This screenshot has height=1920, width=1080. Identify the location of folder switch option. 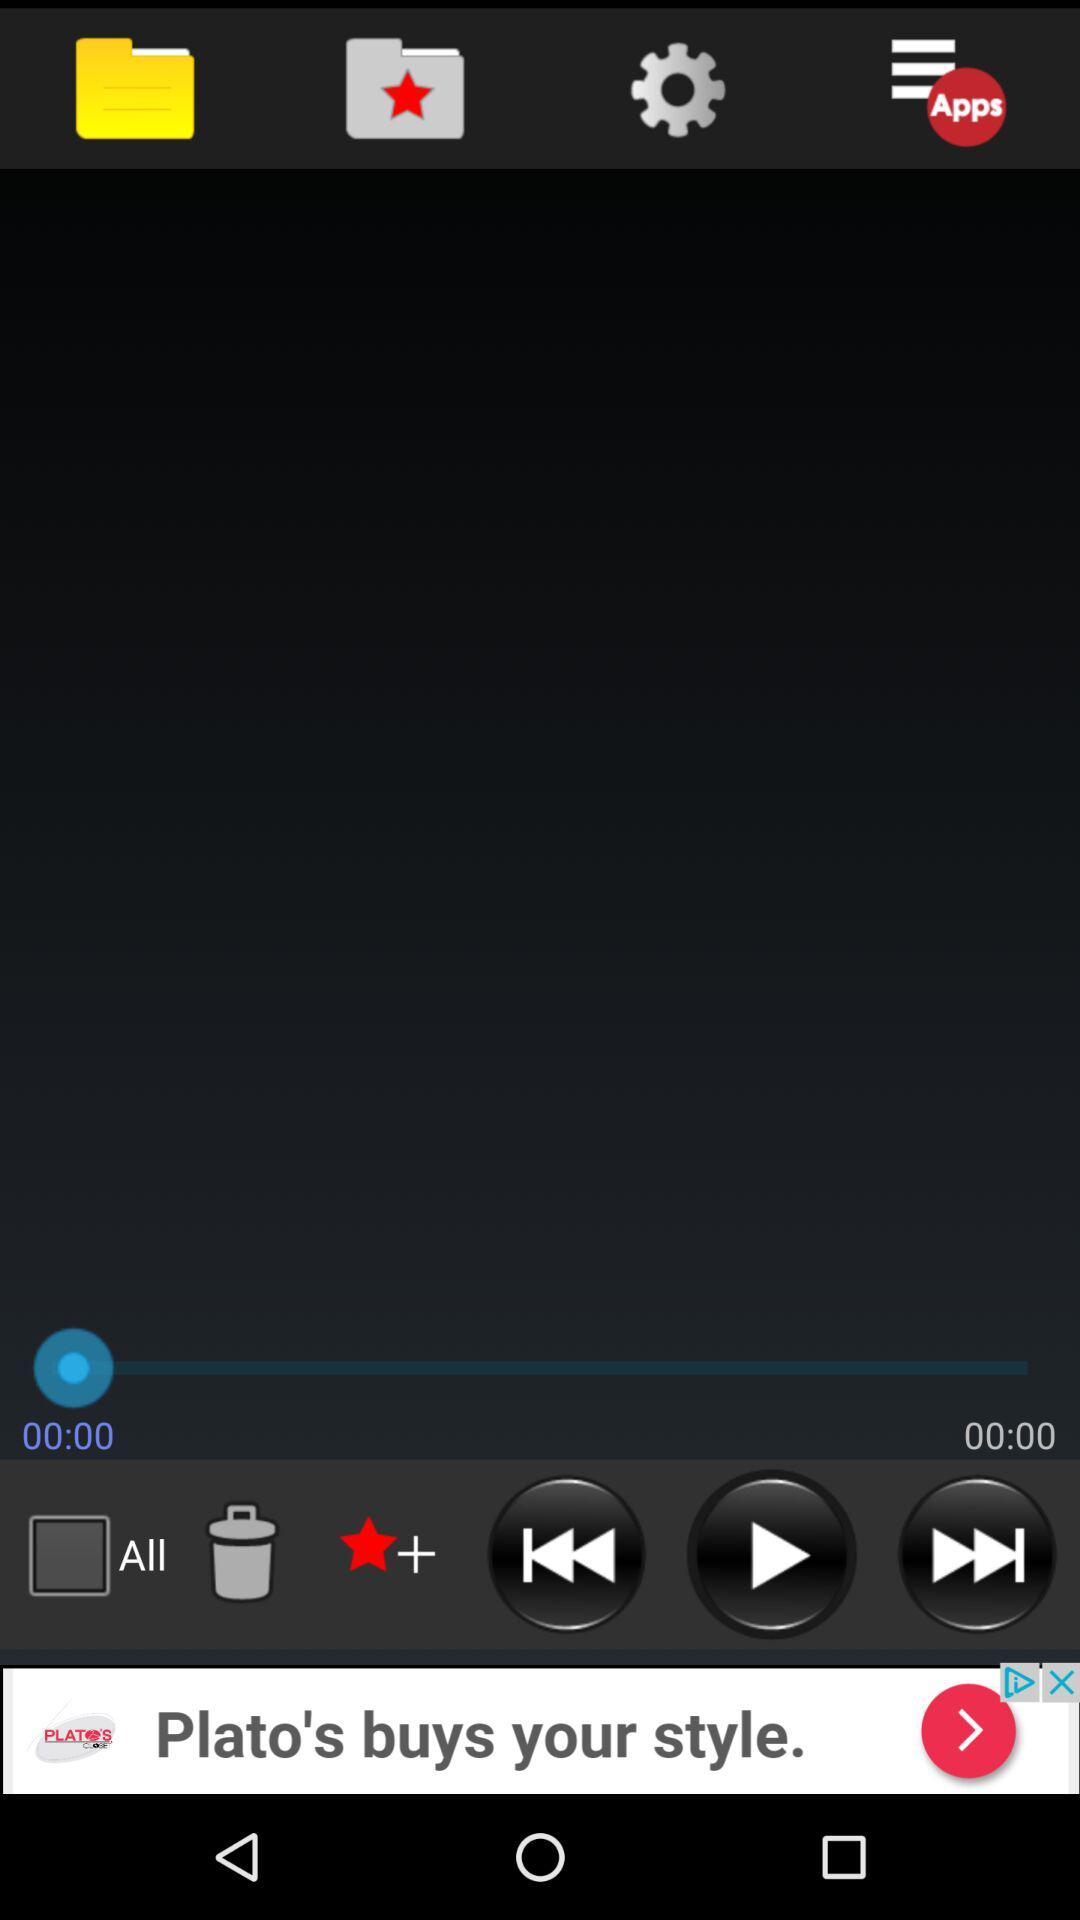
(405, 87).